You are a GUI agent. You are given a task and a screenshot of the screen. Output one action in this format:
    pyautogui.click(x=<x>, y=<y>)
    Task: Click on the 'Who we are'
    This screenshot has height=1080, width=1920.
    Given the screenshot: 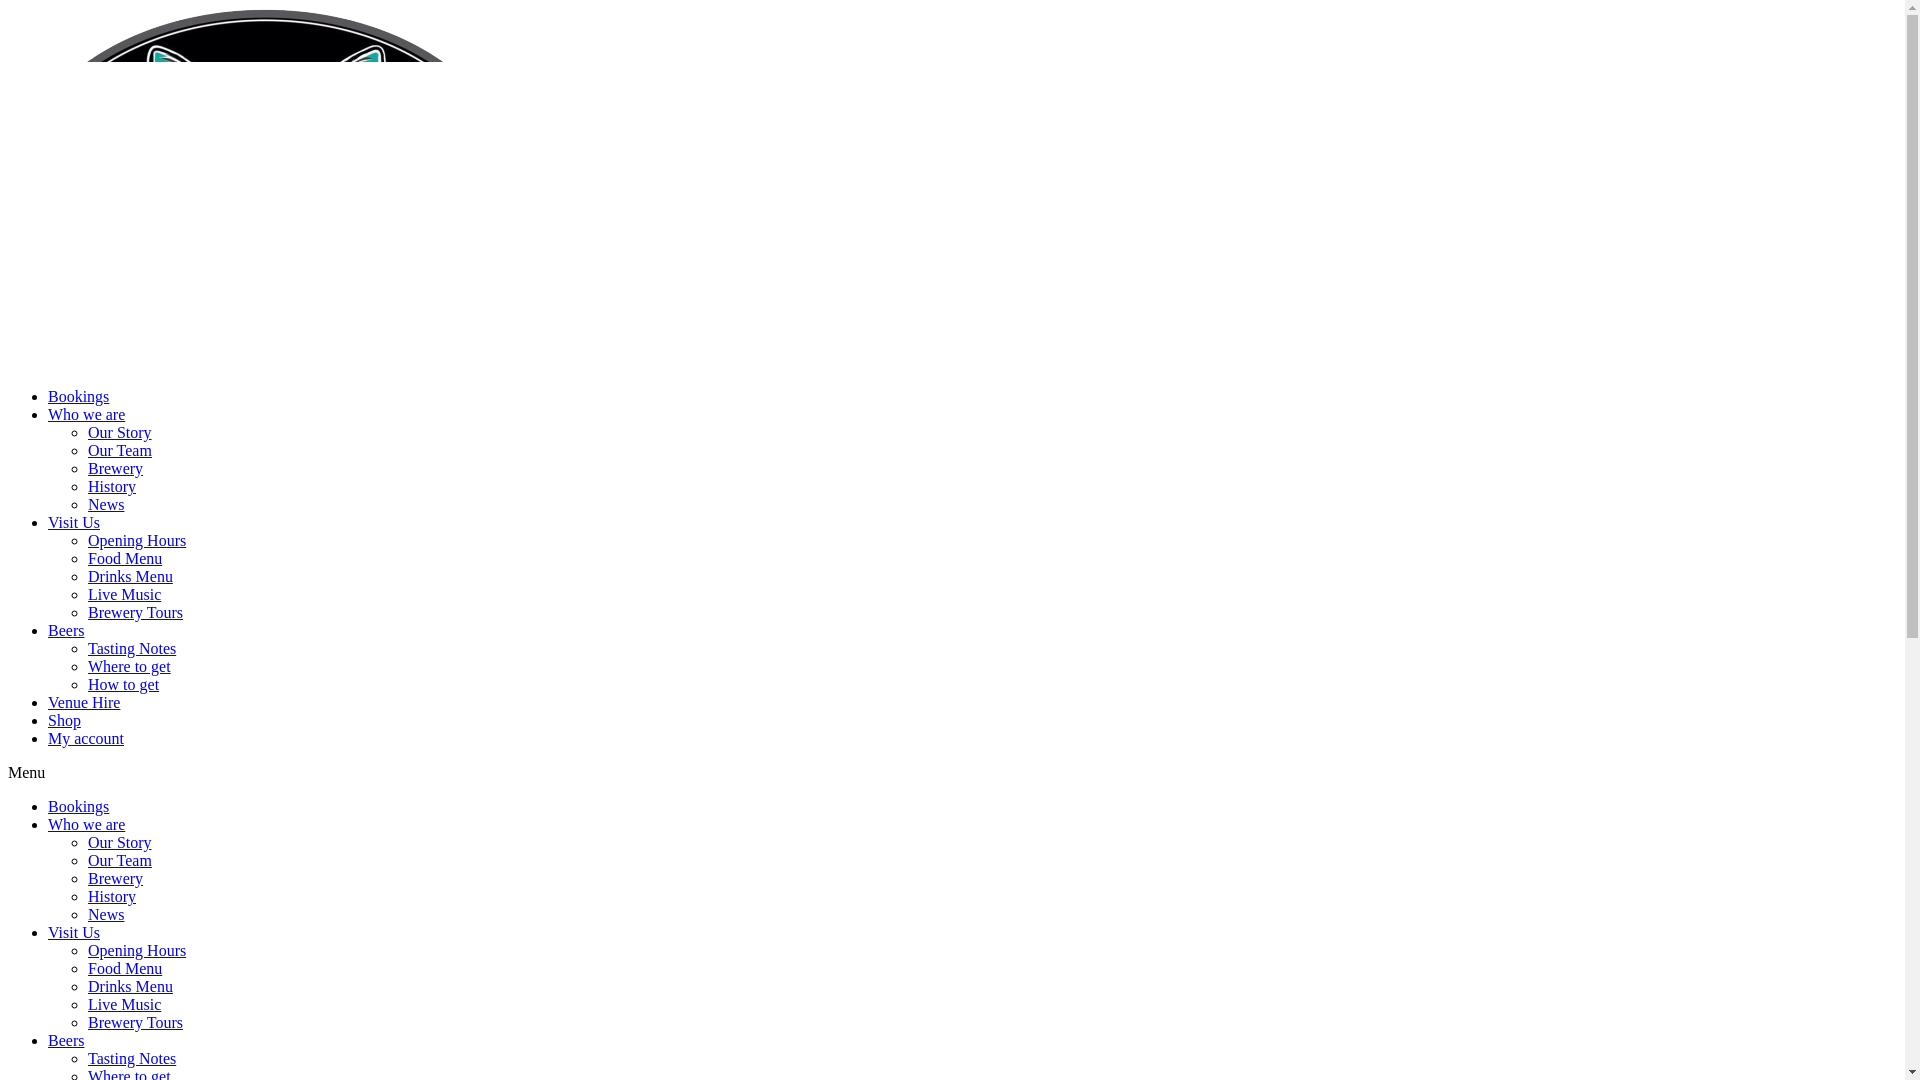 What is the action you would take?
    pyautogui.click(x=85, y=824)
    